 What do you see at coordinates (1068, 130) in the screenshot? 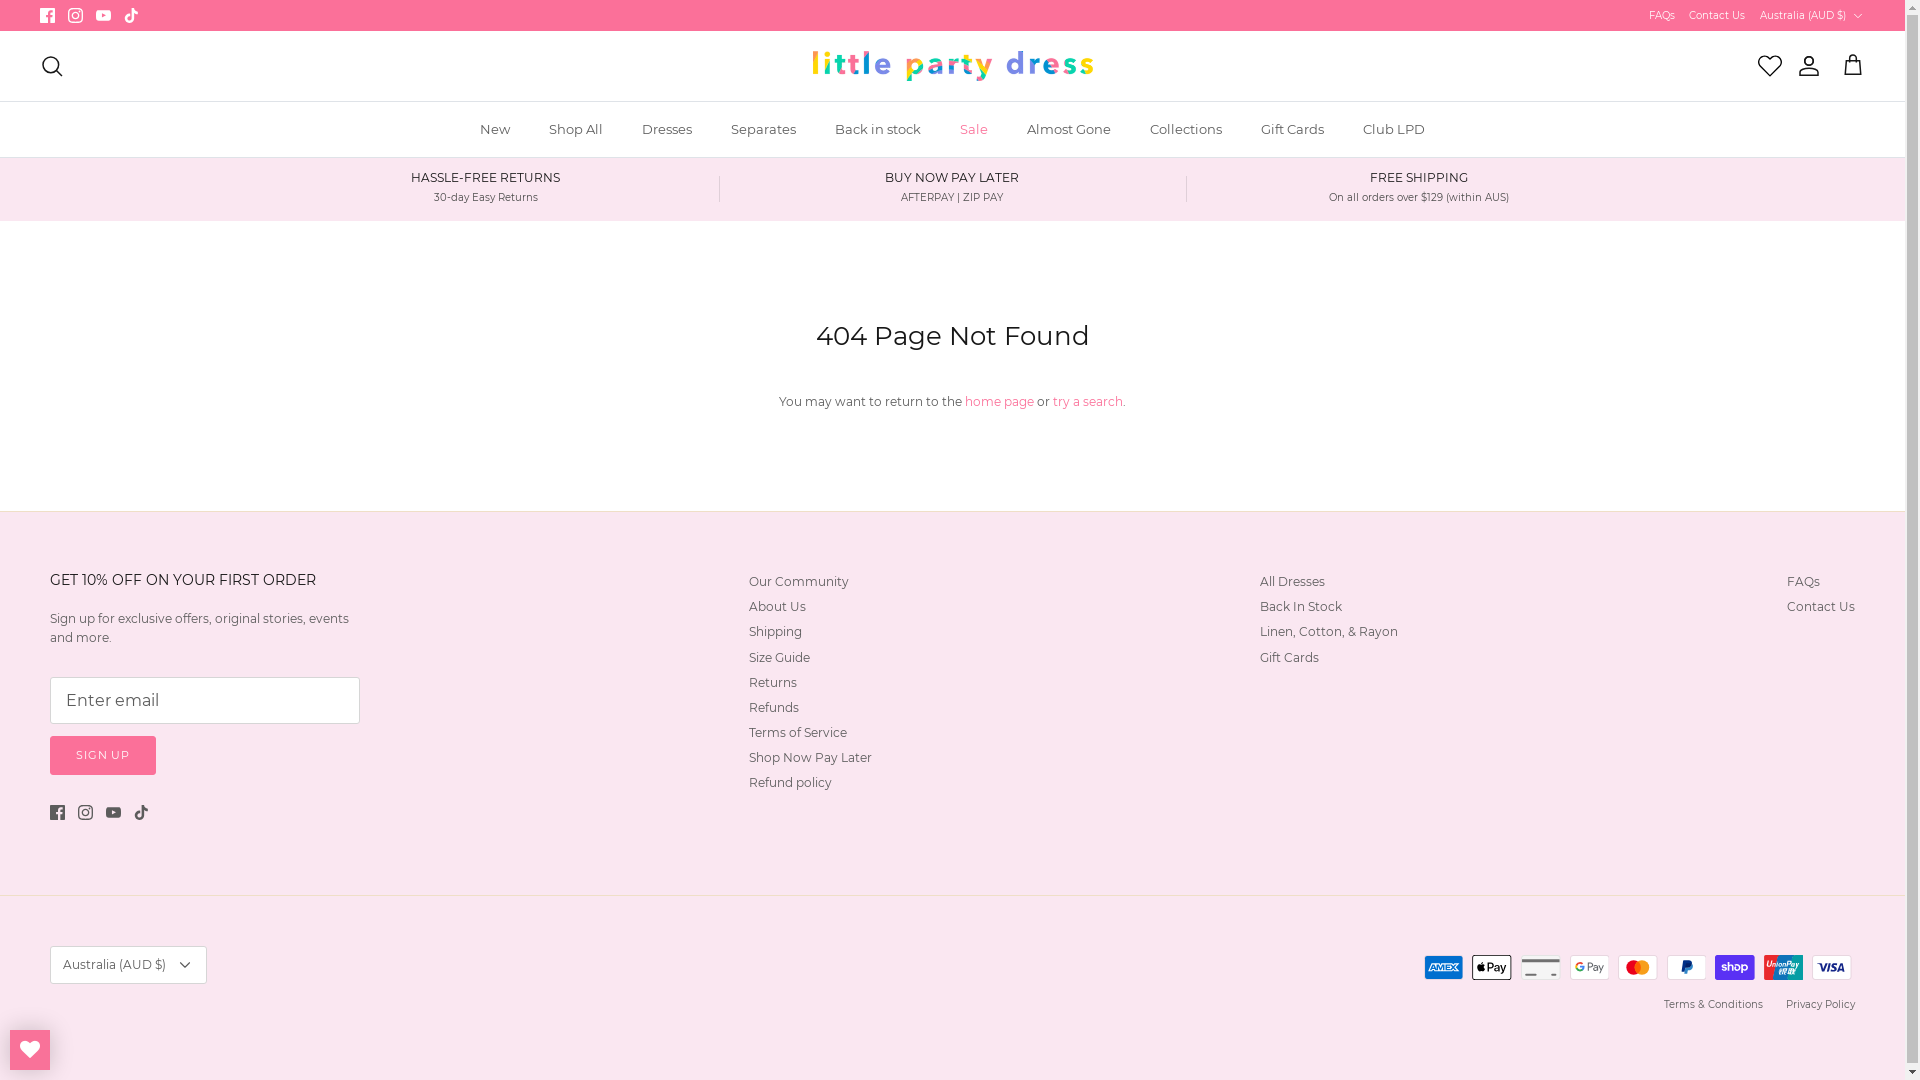
I see `'Almost Gone'` at bounding box center [1068, 130].